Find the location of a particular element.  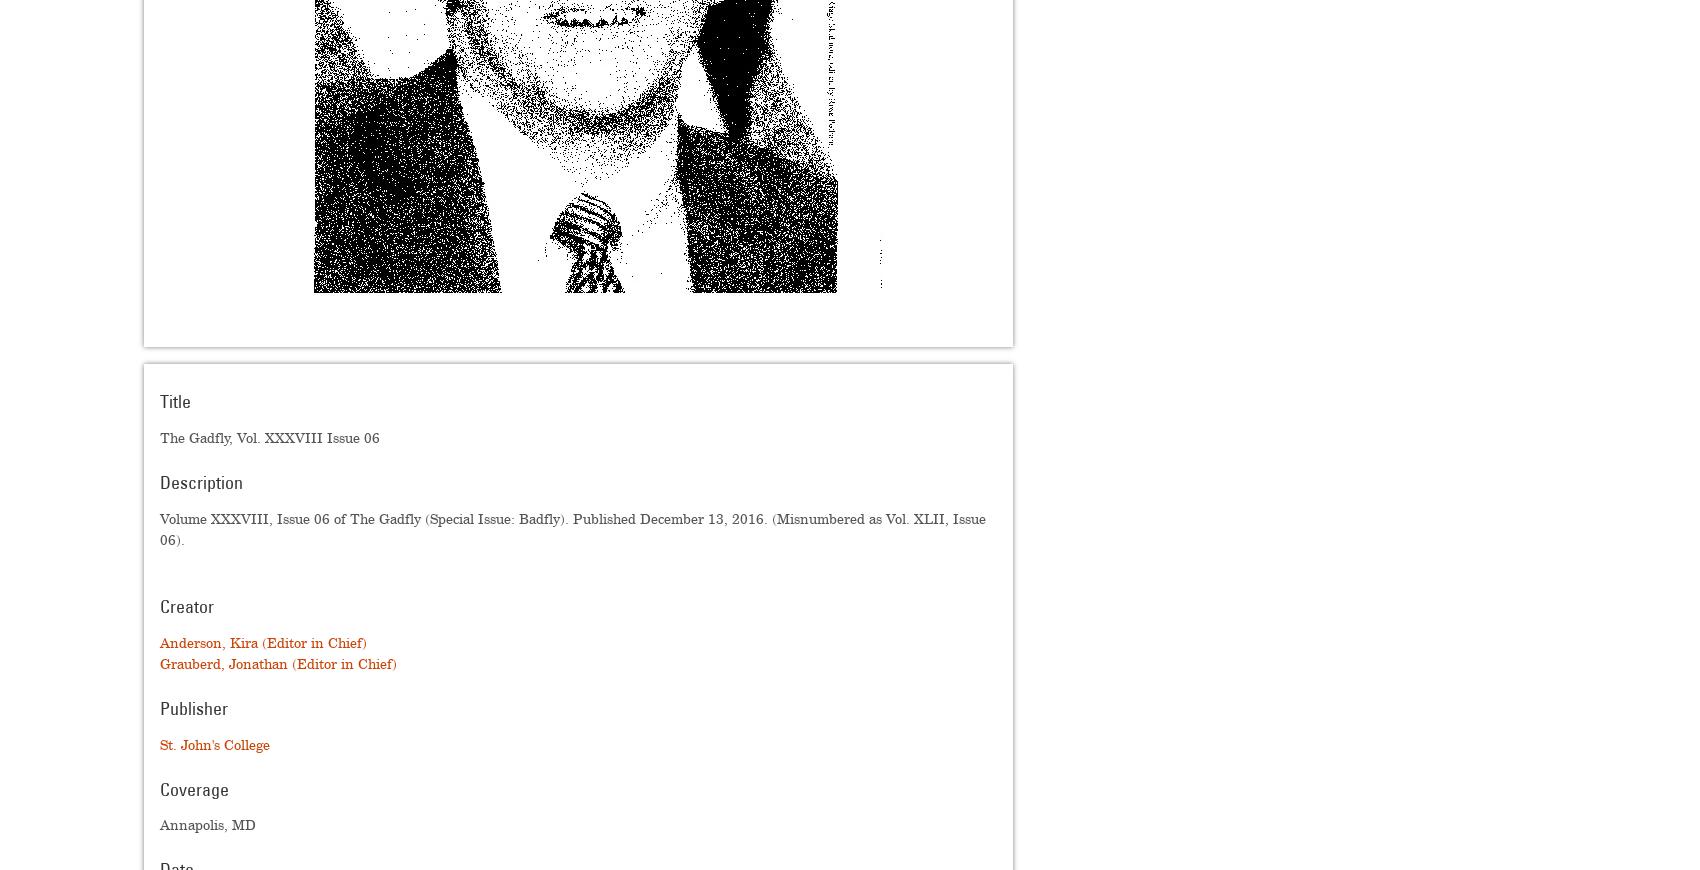

'Description' is located at coordinates (200, 482).